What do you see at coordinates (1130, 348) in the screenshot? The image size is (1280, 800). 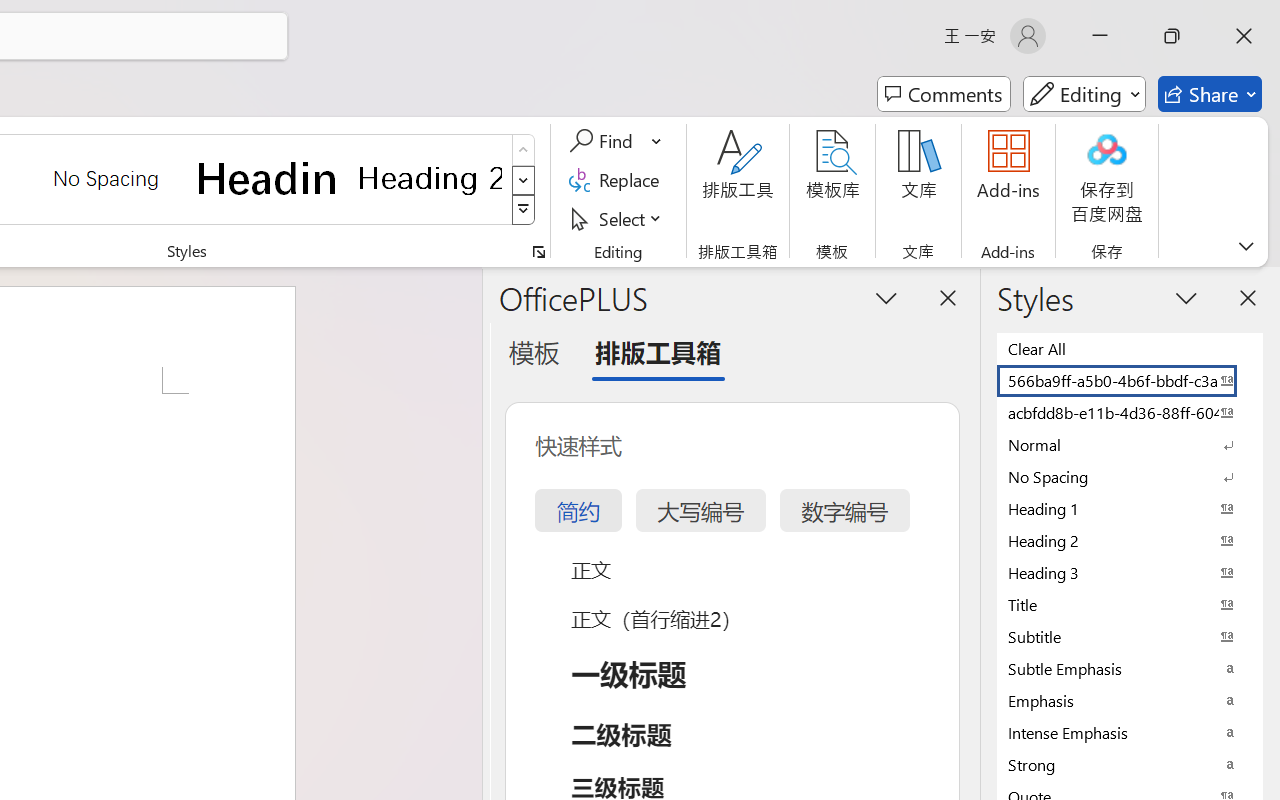 I see `'Clear All'` at bounding box center [1130, 348].